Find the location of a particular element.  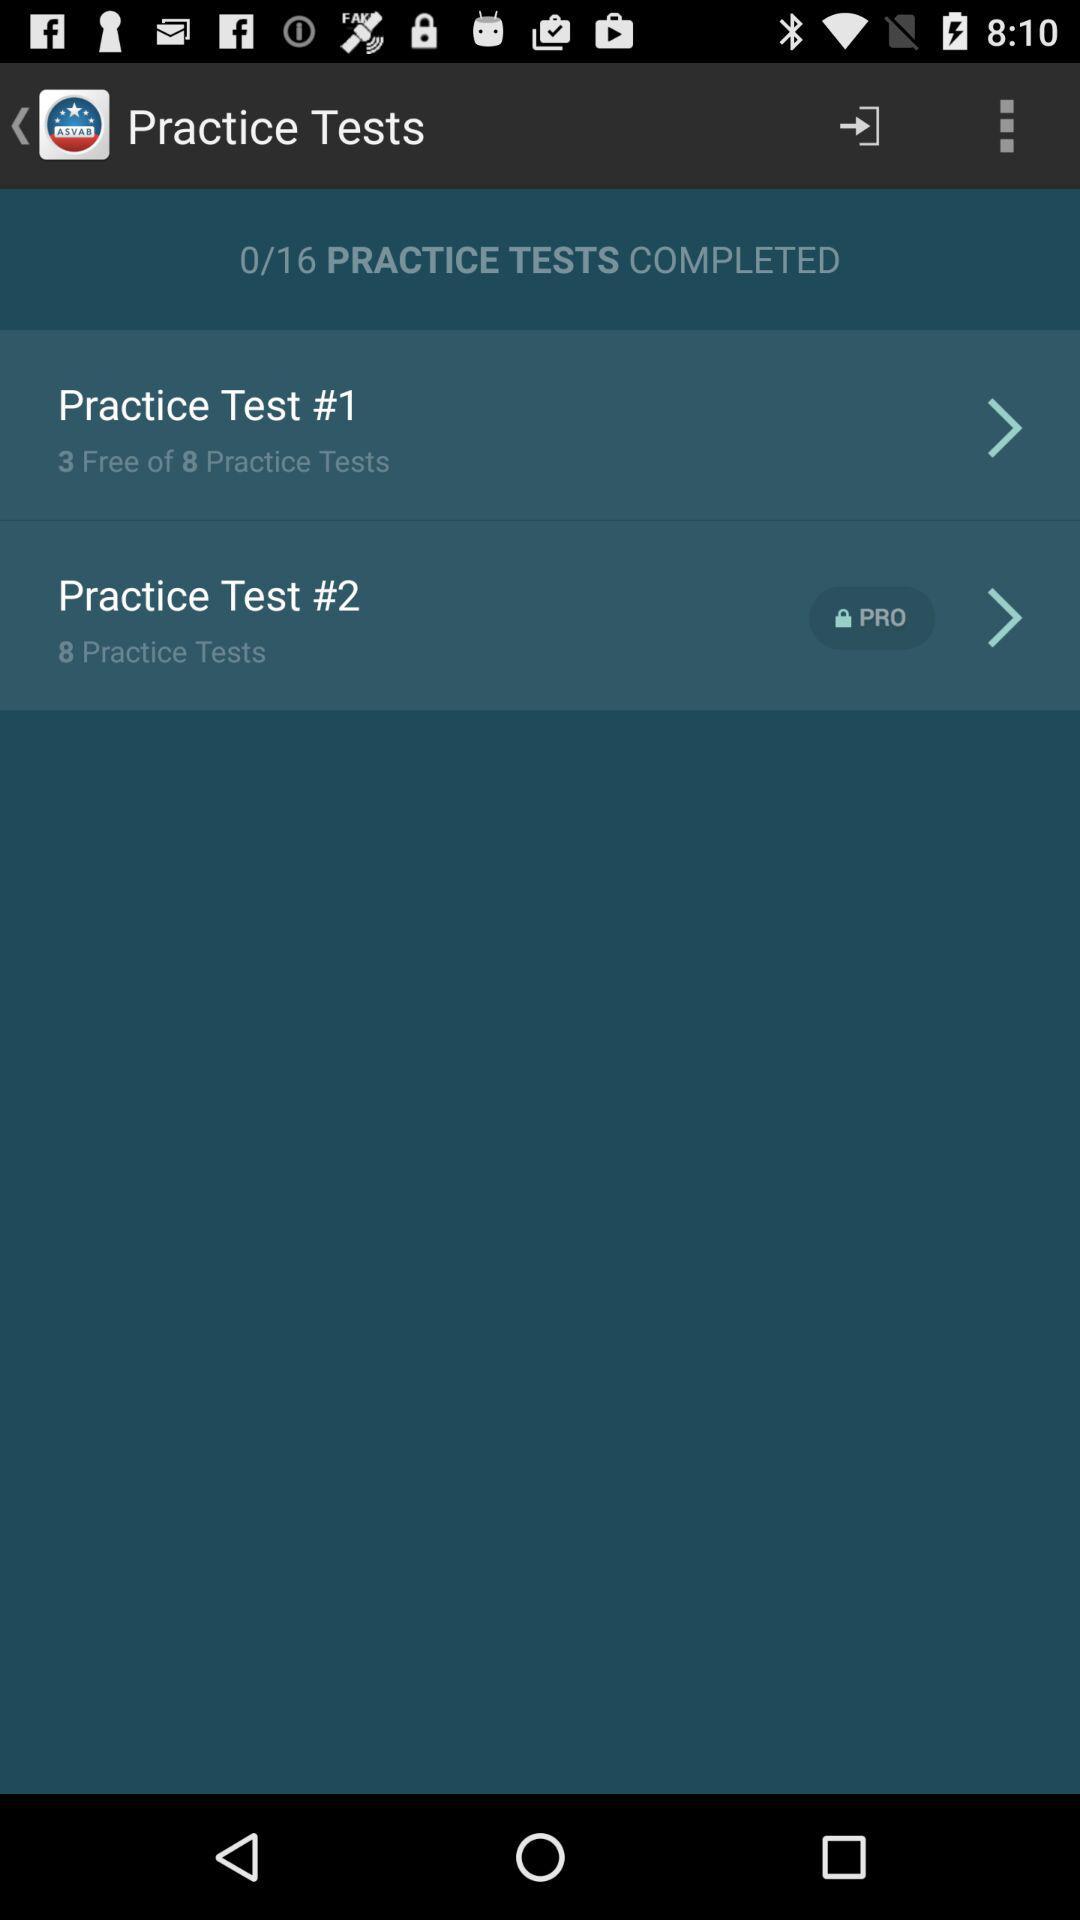

item above practice test #1 is located at coordinates (540, 328).